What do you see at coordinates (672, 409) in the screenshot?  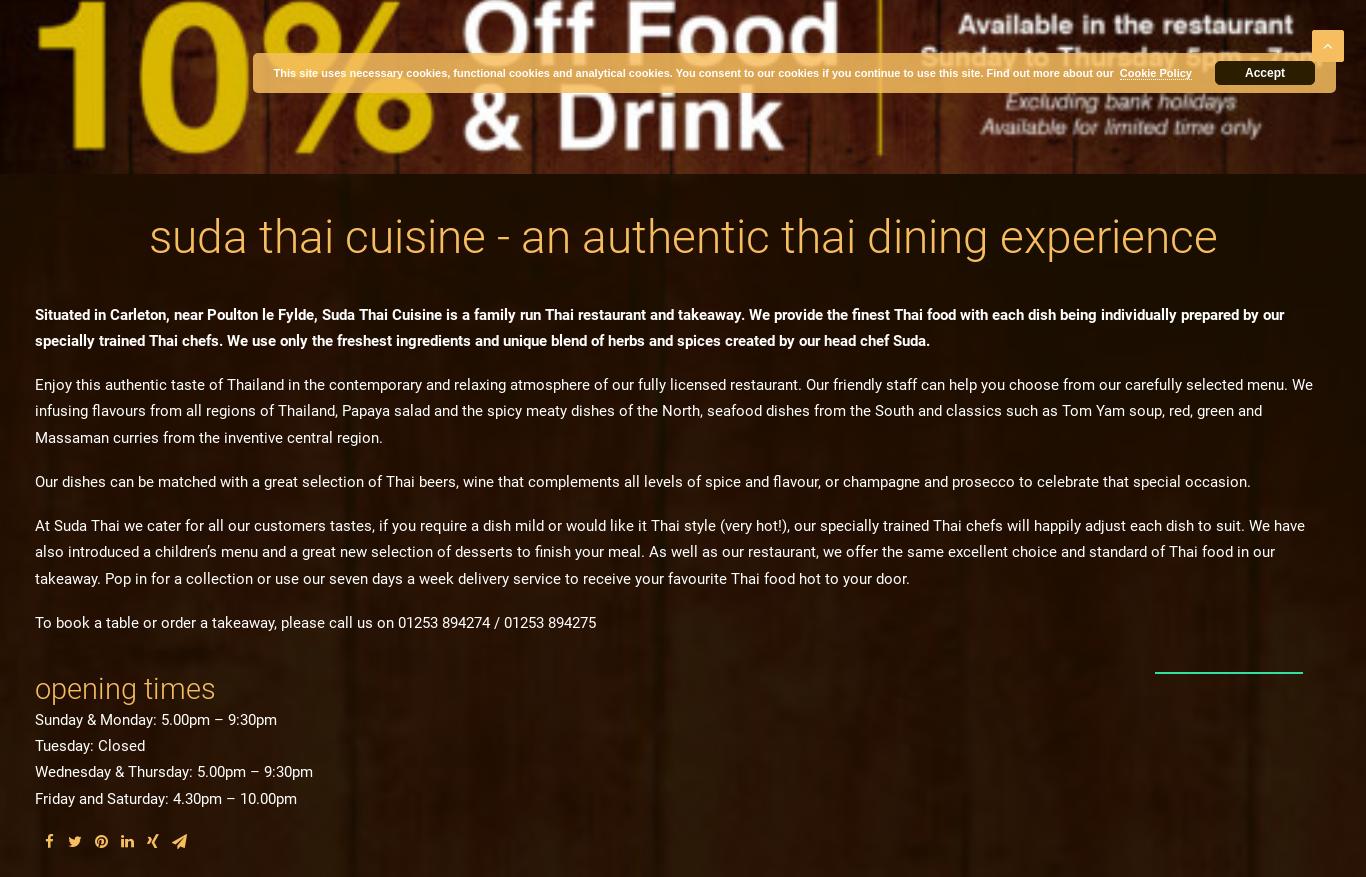 I see `'Enjoy this authentic taste of Thailand in the contemporary and relaxing atmosphere of our fully licensed restaurant. Our friendly staff can help you choose from our carefully selected menu. We infusing flavours from all regions of Thailand, Papaya salad and the spicy meaty dishes of the North, seafood dishes from the South and classics such as Tom Yam soup, red, green and Massaman curries from the inventive central region.'` at bounding box center [672, 409].